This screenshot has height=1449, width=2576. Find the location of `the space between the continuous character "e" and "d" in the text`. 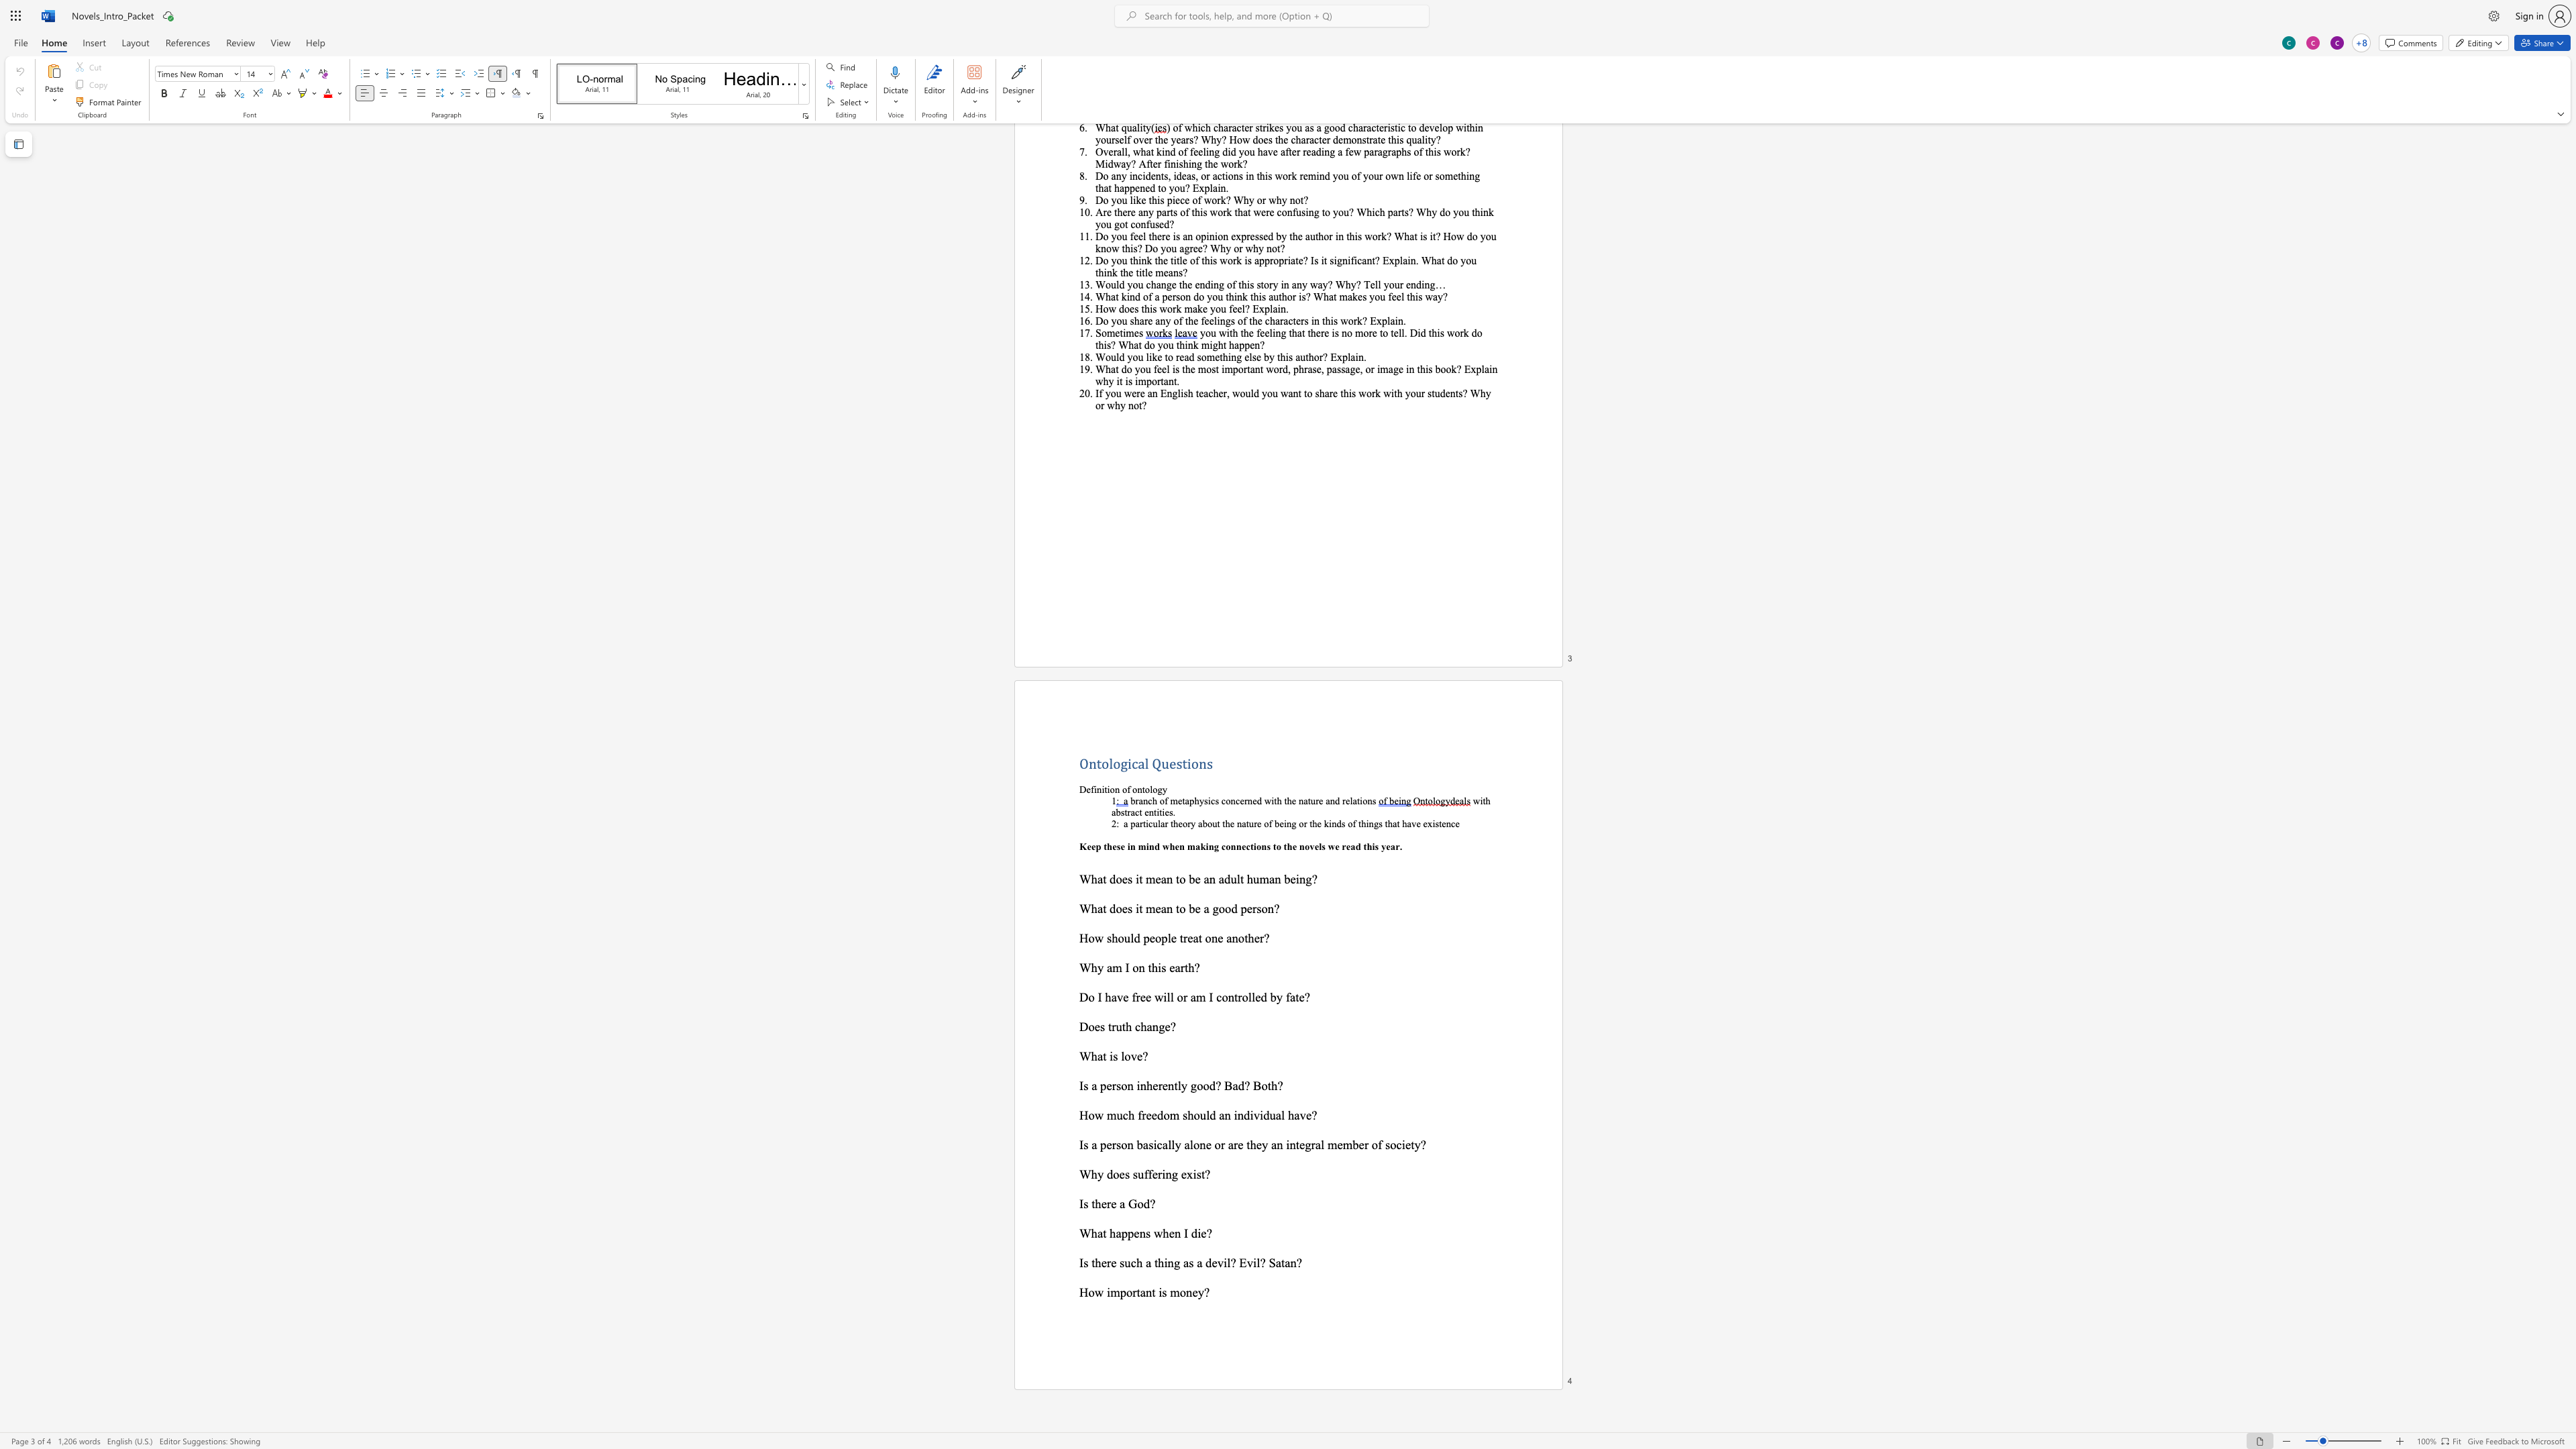

the space between the continuous character "e" and "d" in the text is located at coordinates (1260, 996).